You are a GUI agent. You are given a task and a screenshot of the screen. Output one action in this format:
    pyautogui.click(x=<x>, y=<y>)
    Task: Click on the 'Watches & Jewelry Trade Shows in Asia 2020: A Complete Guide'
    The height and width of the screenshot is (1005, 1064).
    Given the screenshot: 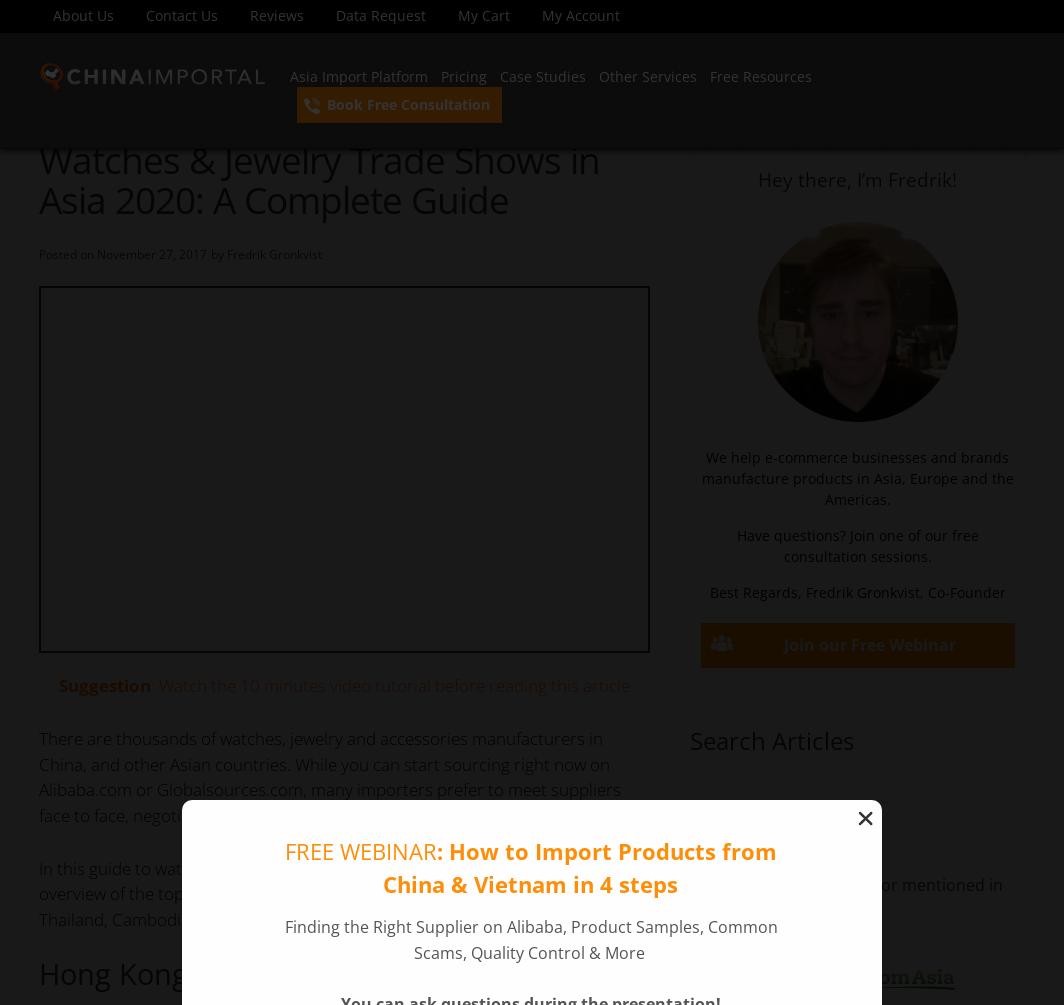 What is the action you would take?
    pyautogui.click(x=318, y=178)
    